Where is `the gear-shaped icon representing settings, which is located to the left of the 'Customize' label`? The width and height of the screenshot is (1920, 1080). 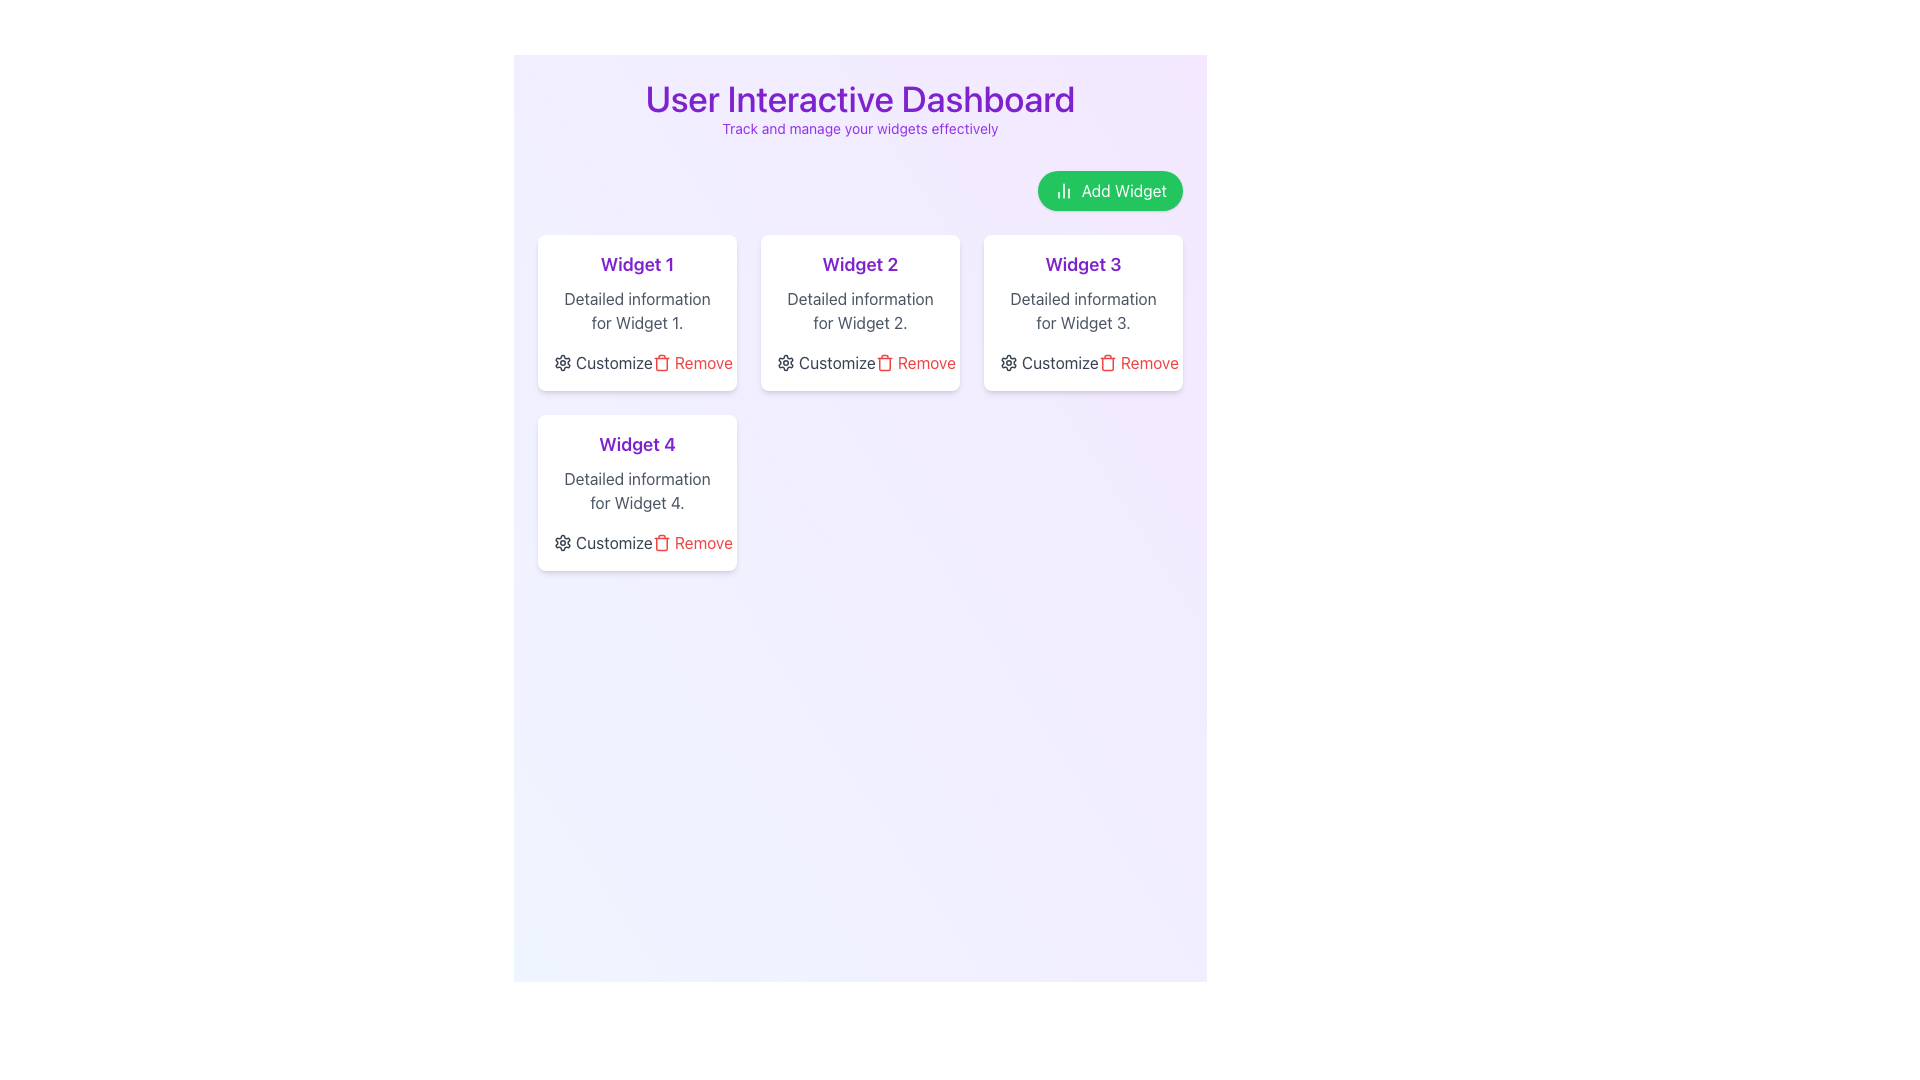 the gear-shaped icon representing settings, which is located to the left of the 'Customize' label is located at coordinates (785, 362).